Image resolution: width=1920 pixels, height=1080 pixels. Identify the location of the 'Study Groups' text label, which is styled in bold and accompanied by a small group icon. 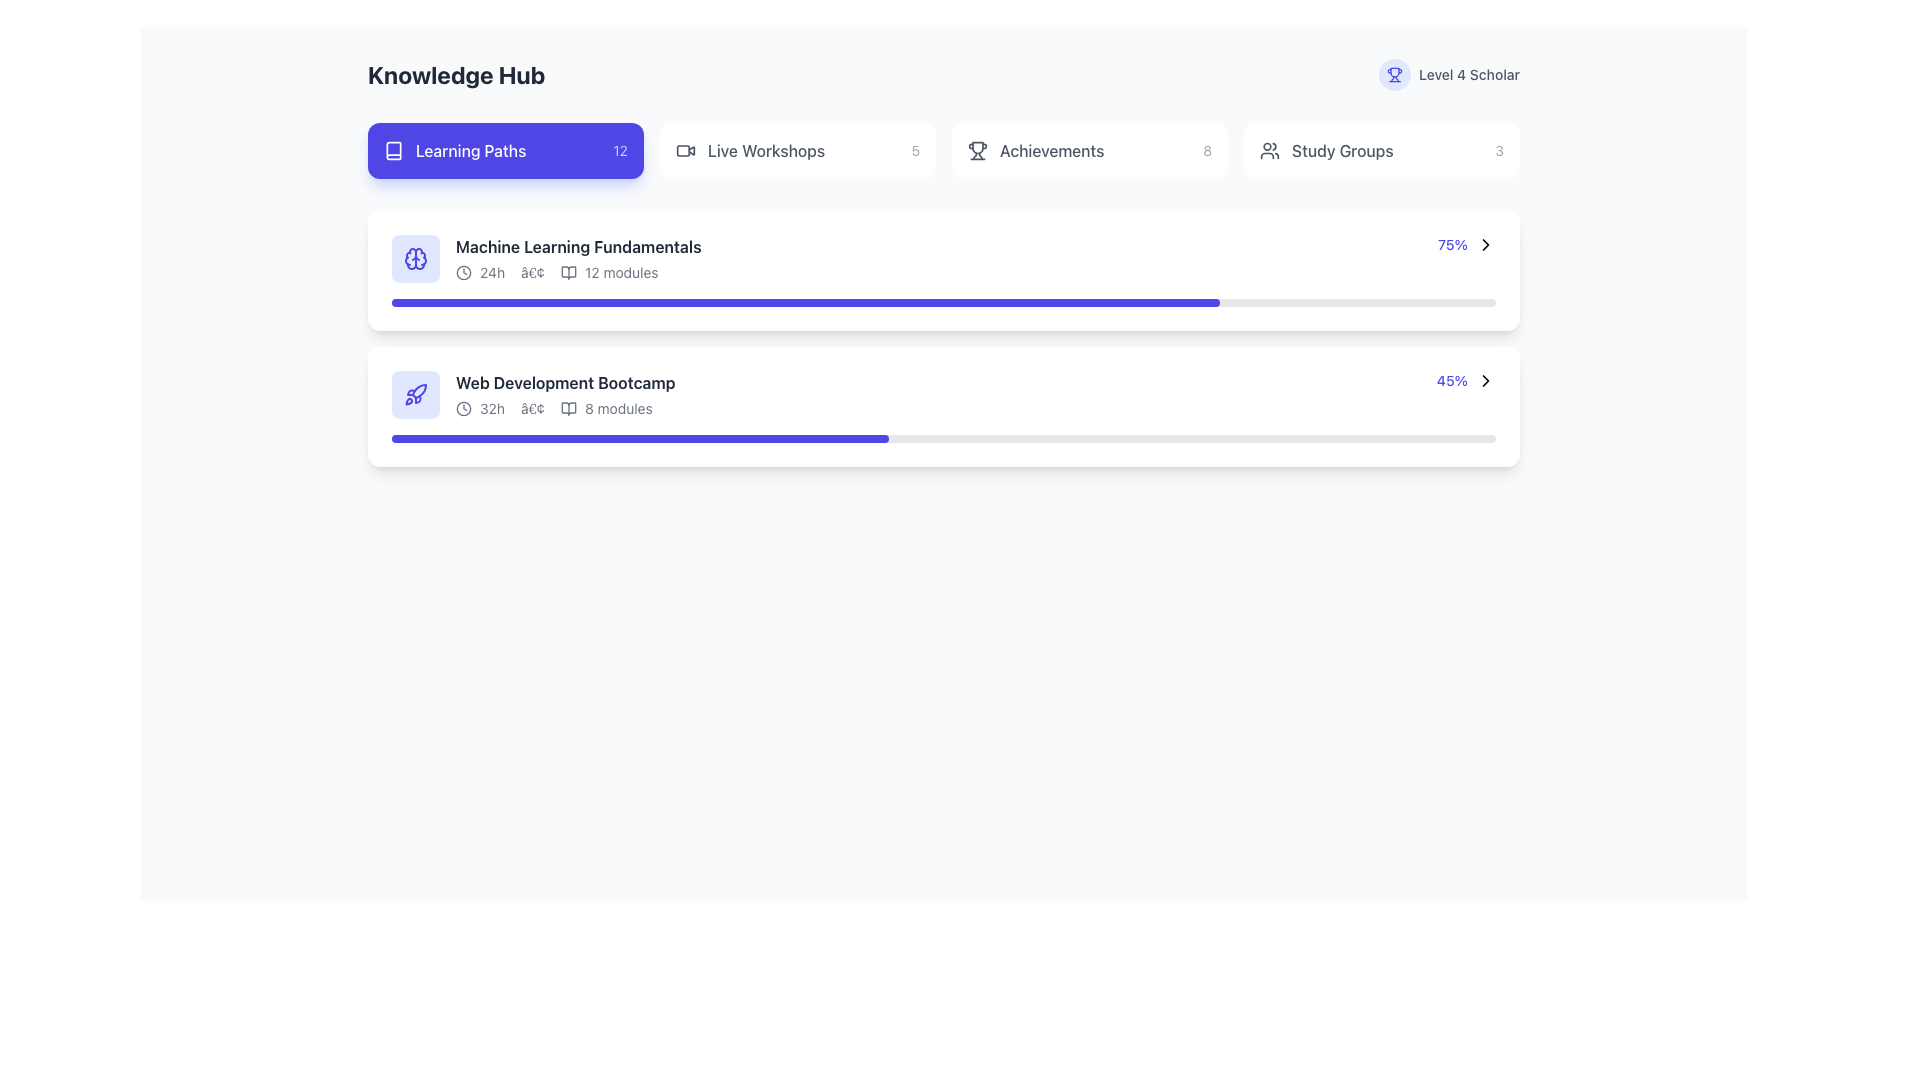
(1326, 149).